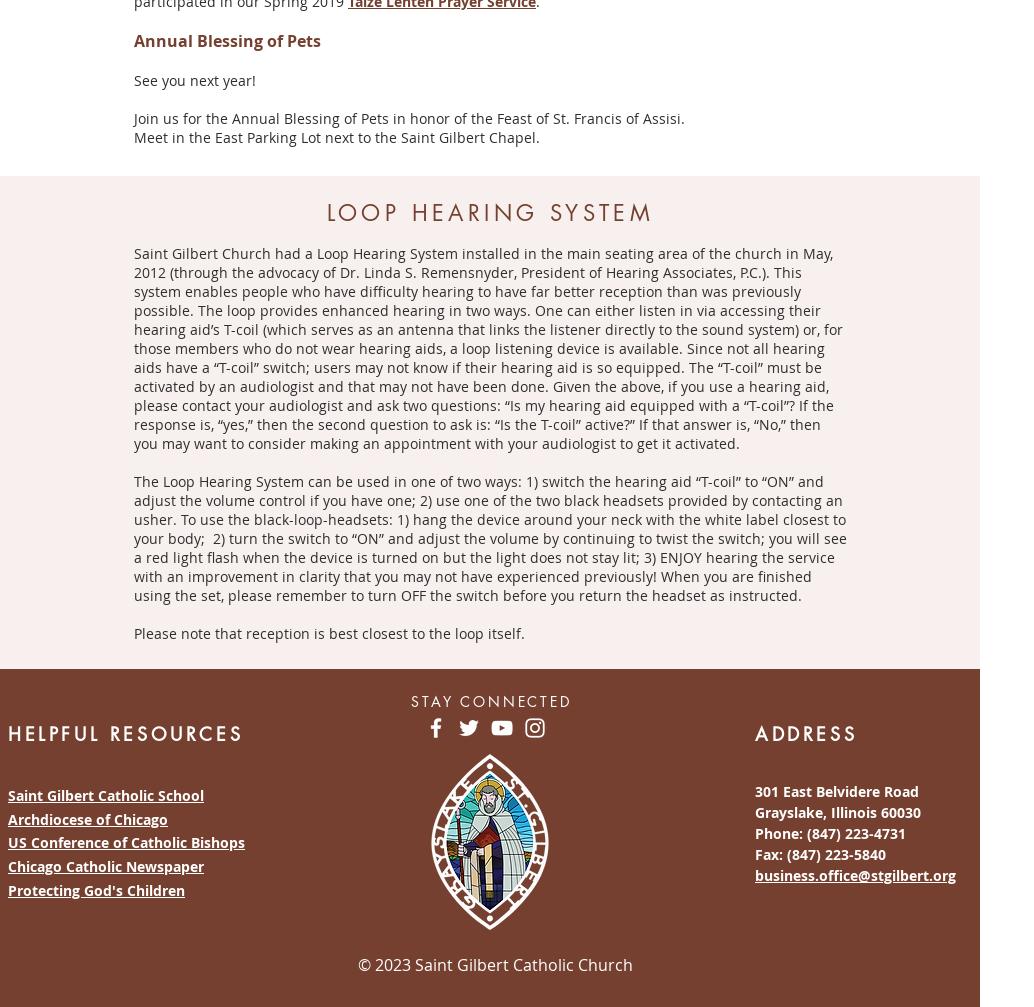 This screenshot has width=1034, height=1007. I want to click on '© 2023 Saint Gilbert Catholic Church', so click(491, 963).